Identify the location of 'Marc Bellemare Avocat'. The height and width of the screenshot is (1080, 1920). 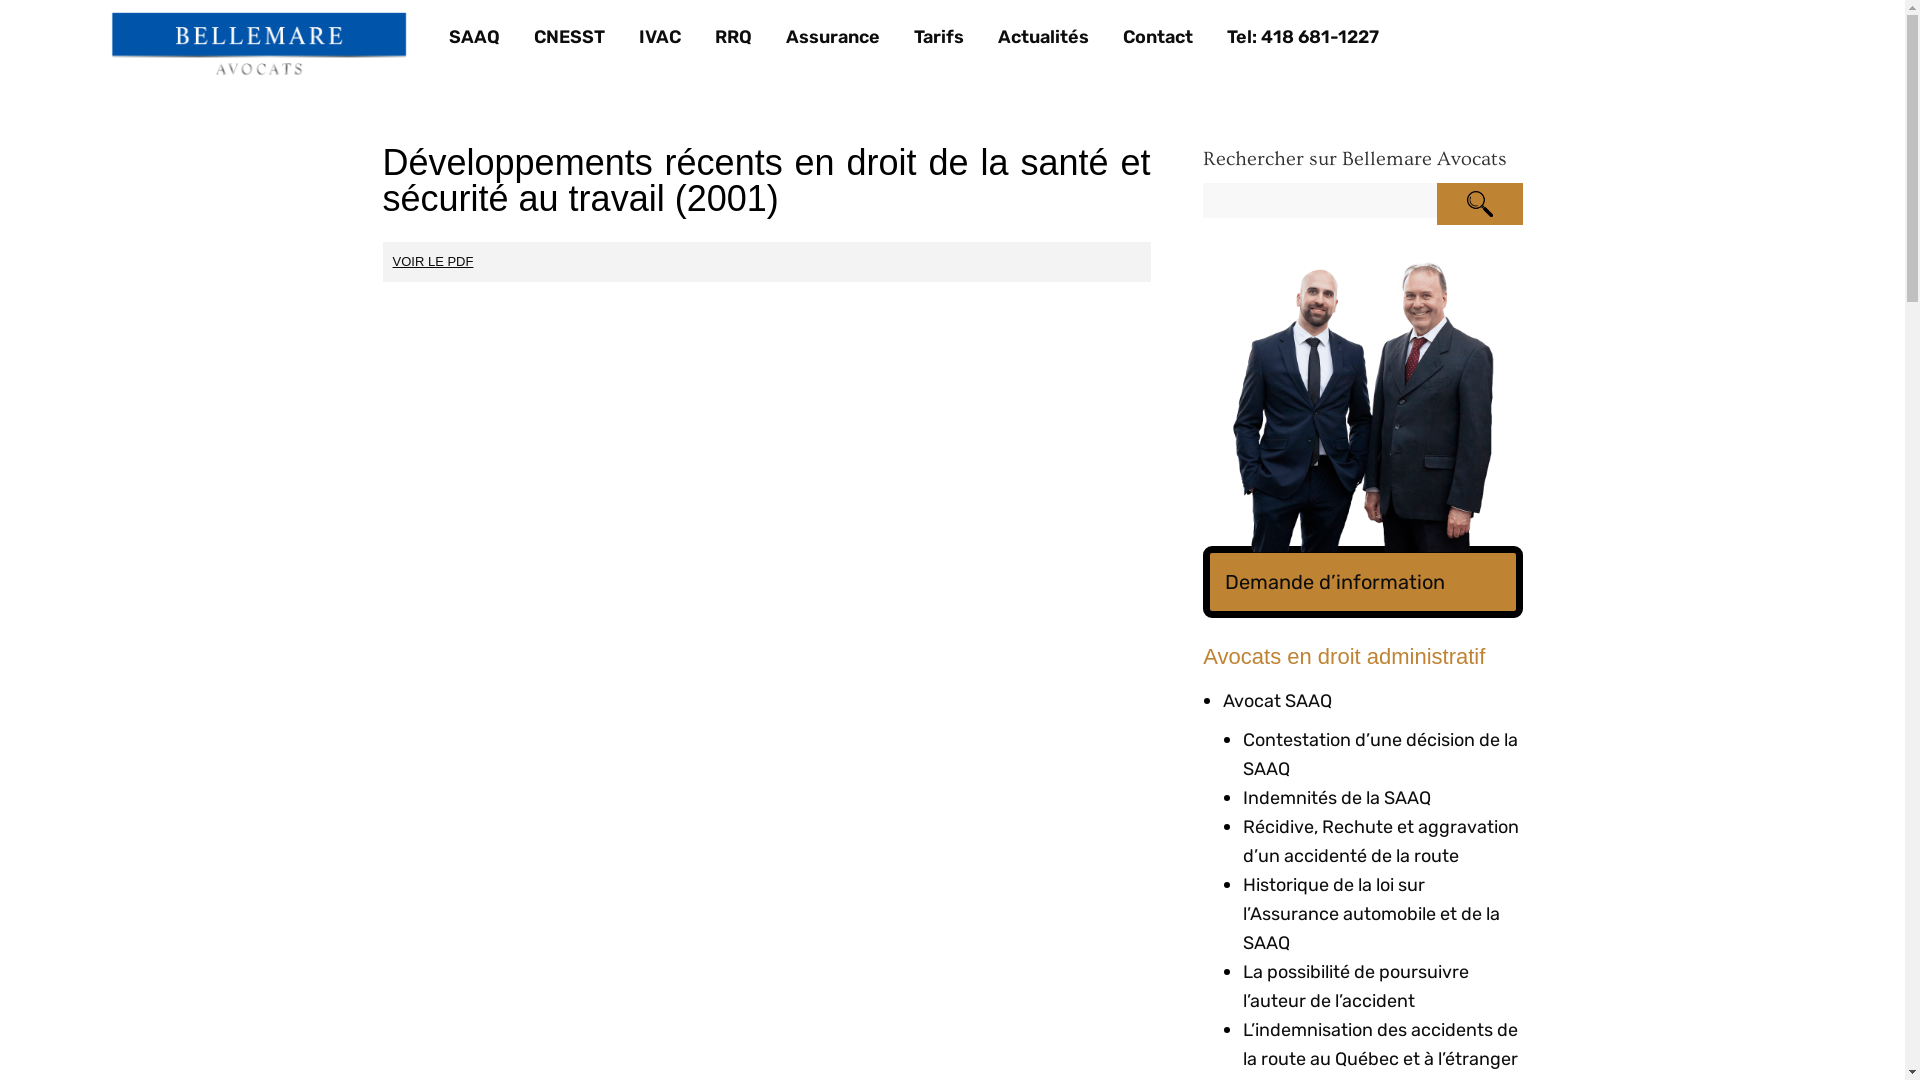
(258, 45).